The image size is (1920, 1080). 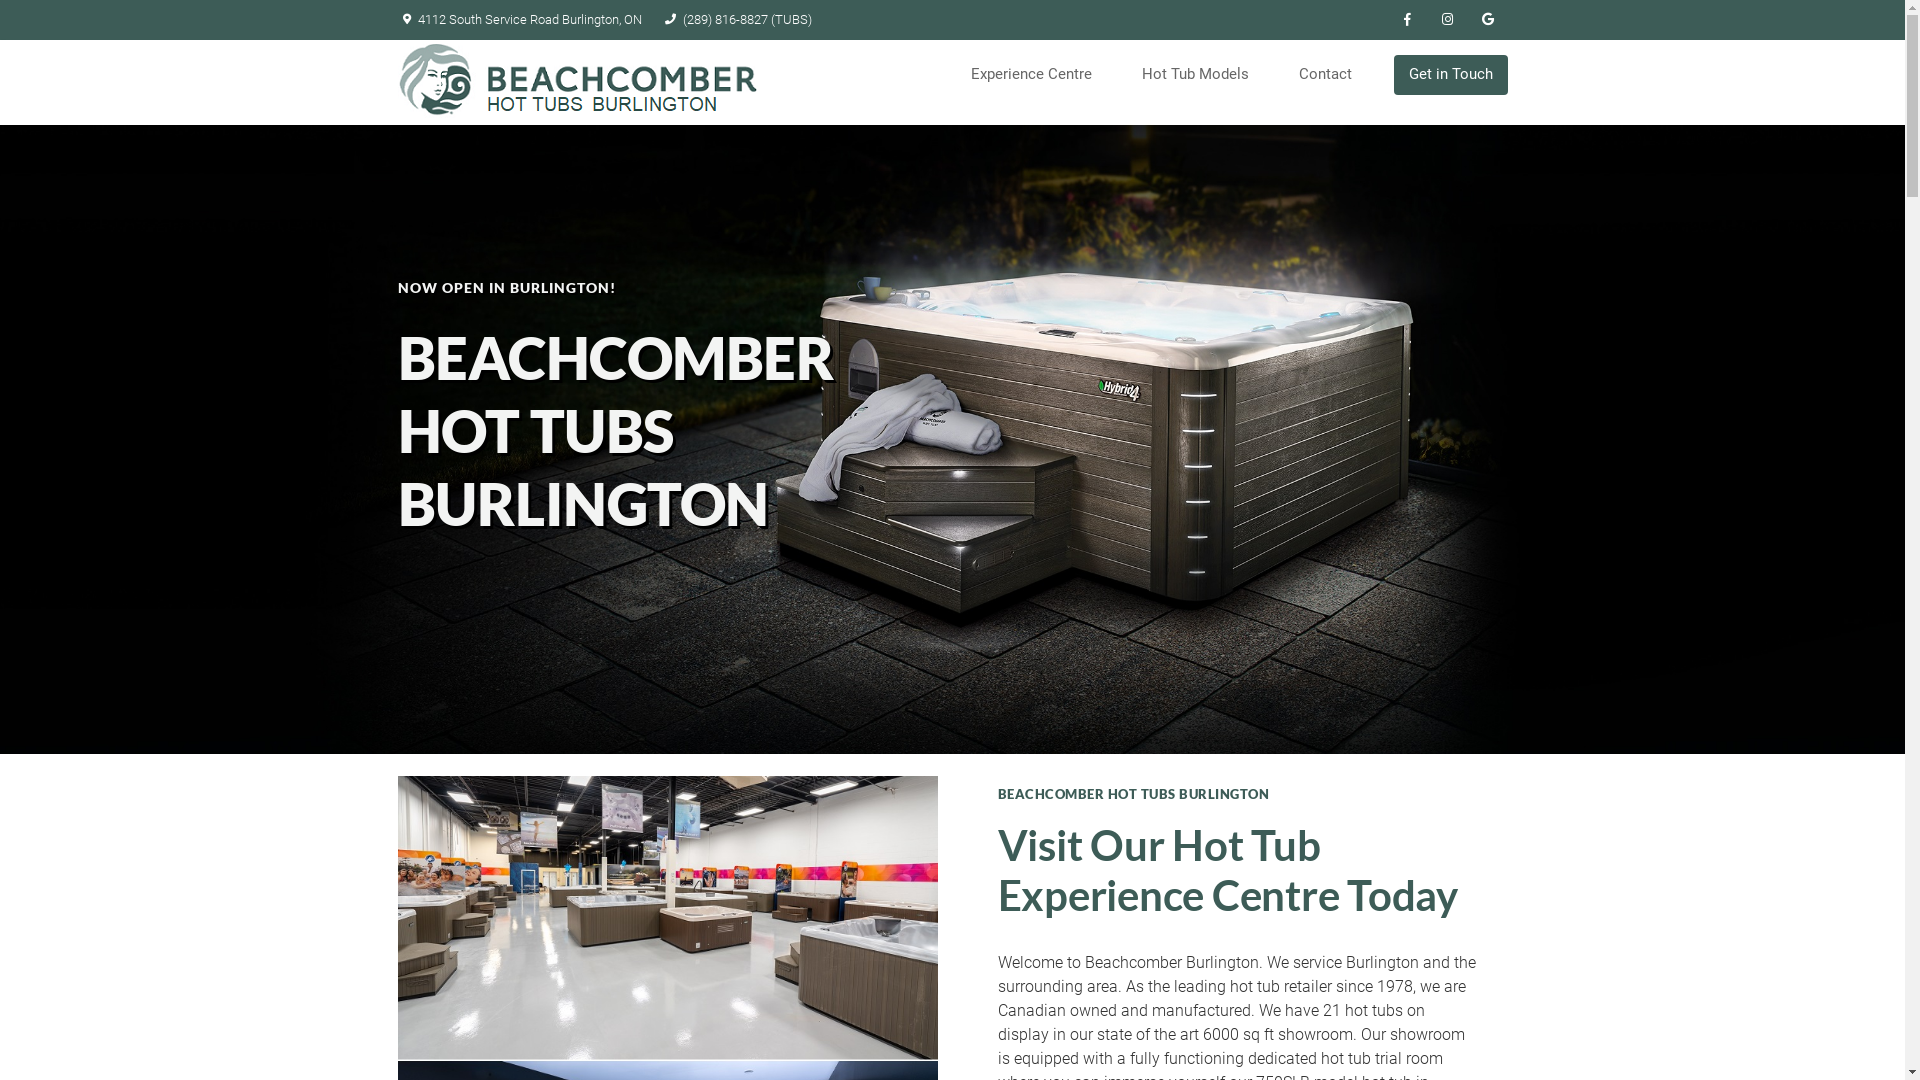 What do you see at coordinates (1331, 73) in the screenshot?
I see `'Contact'` at bounding box center [1331, 73].